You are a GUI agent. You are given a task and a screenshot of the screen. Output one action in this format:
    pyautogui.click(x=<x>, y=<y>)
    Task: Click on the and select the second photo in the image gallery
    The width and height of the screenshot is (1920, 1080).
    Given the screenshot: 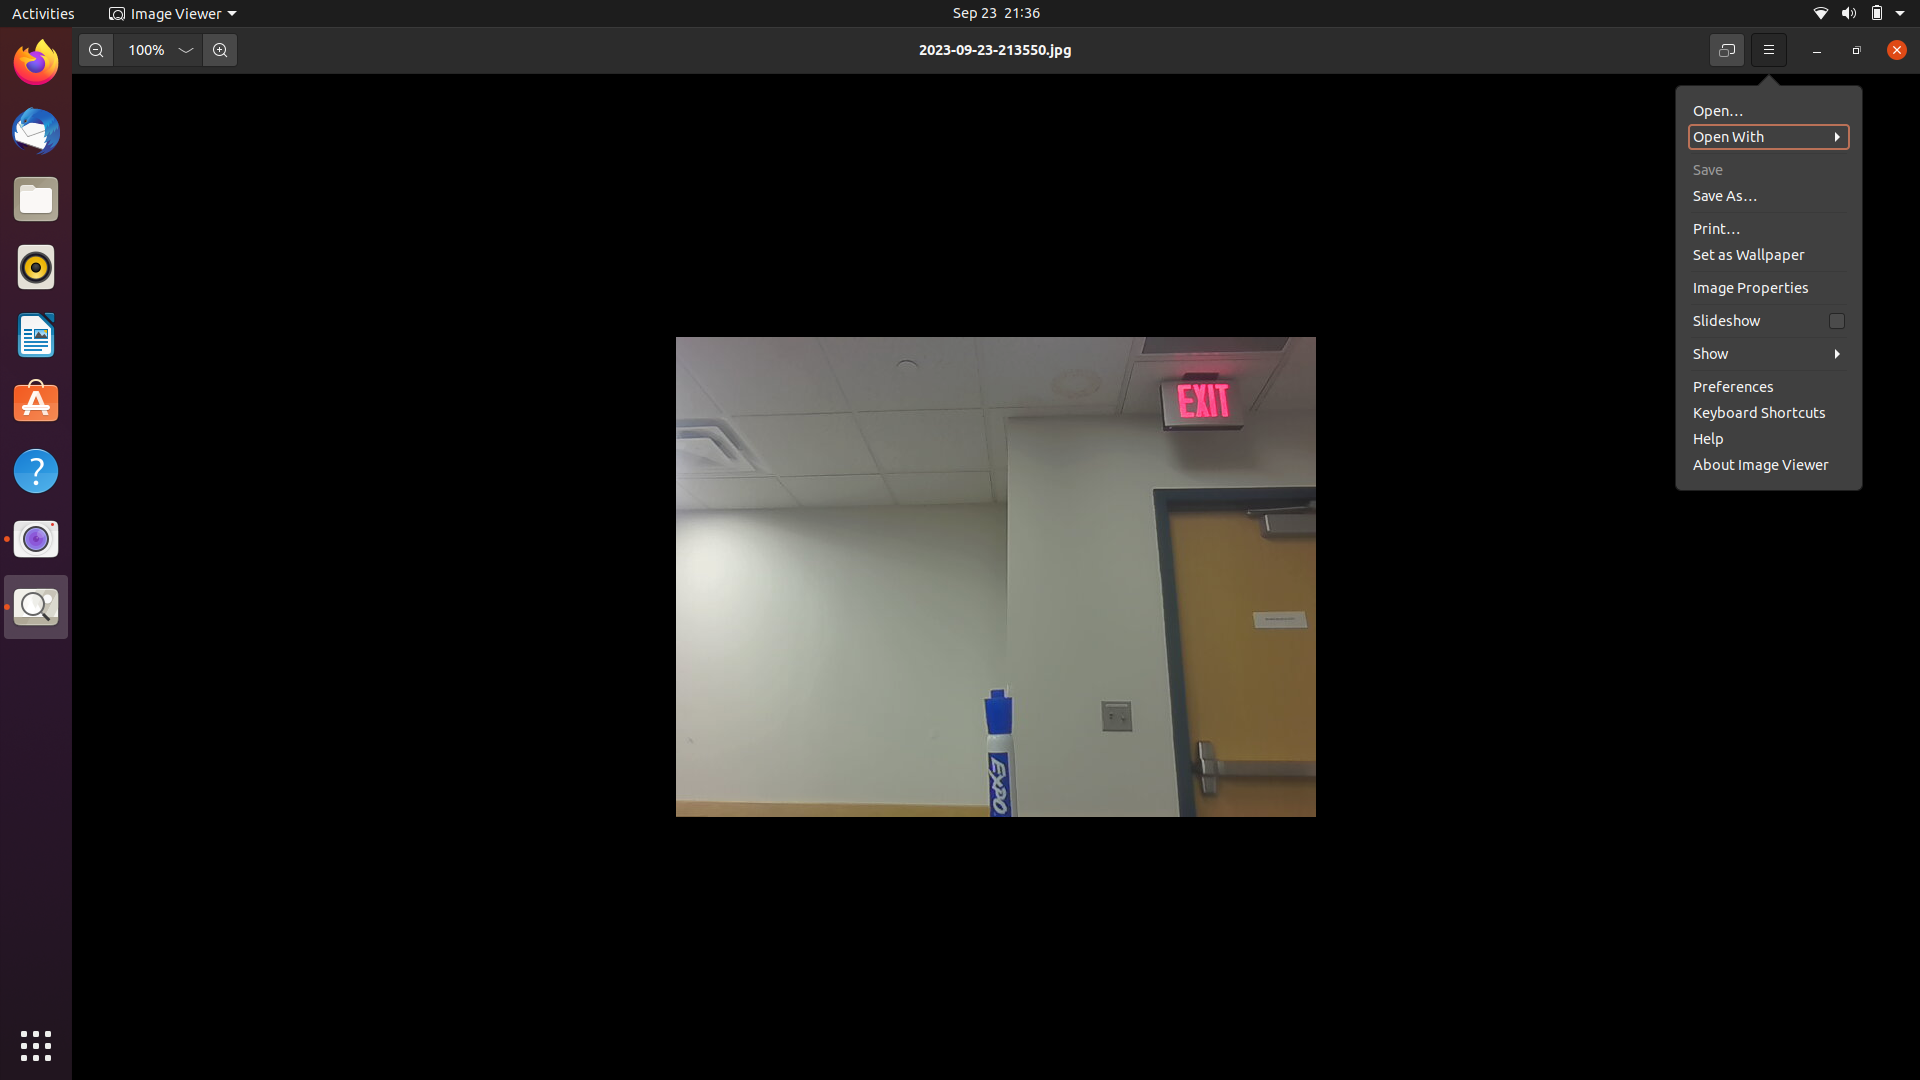 What is the action you would take?
    pyautogui.click(x=1769, y=136)
    